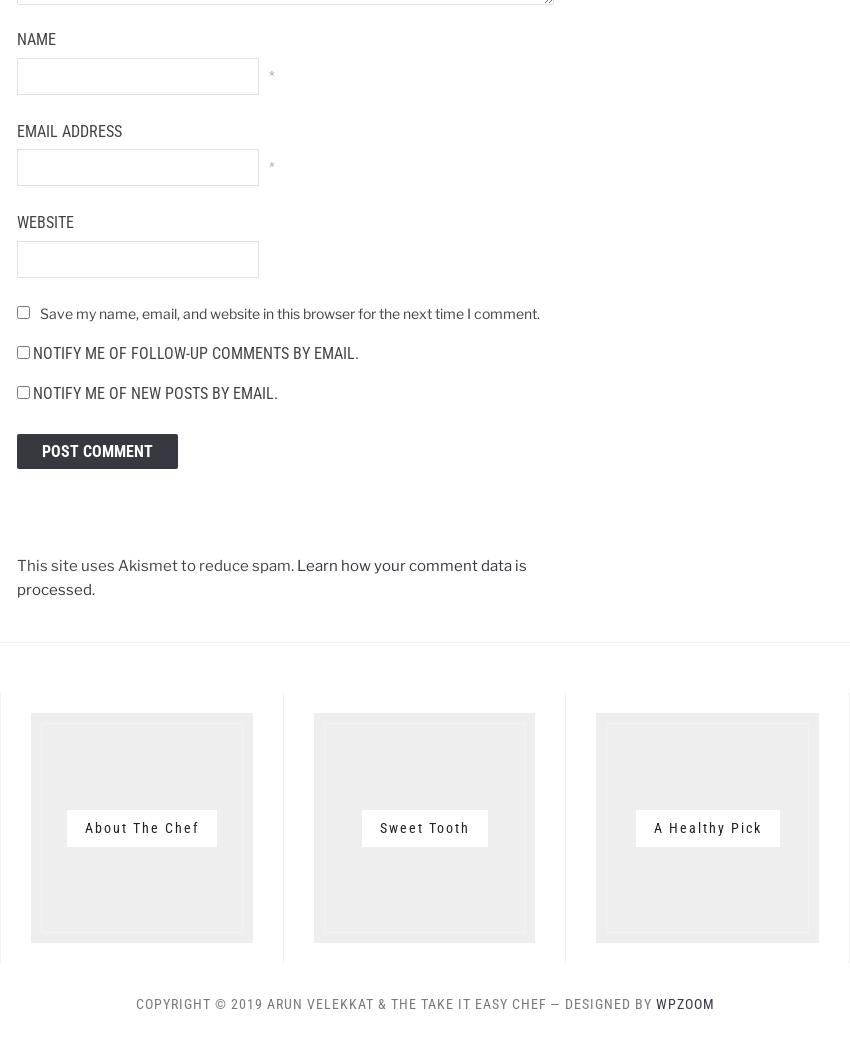 The width and height of the screenshot is (850, 1043). Describe the element at coordinates (423, 826) in the screenshot. I see `'Sweet Tooth'` at that location.